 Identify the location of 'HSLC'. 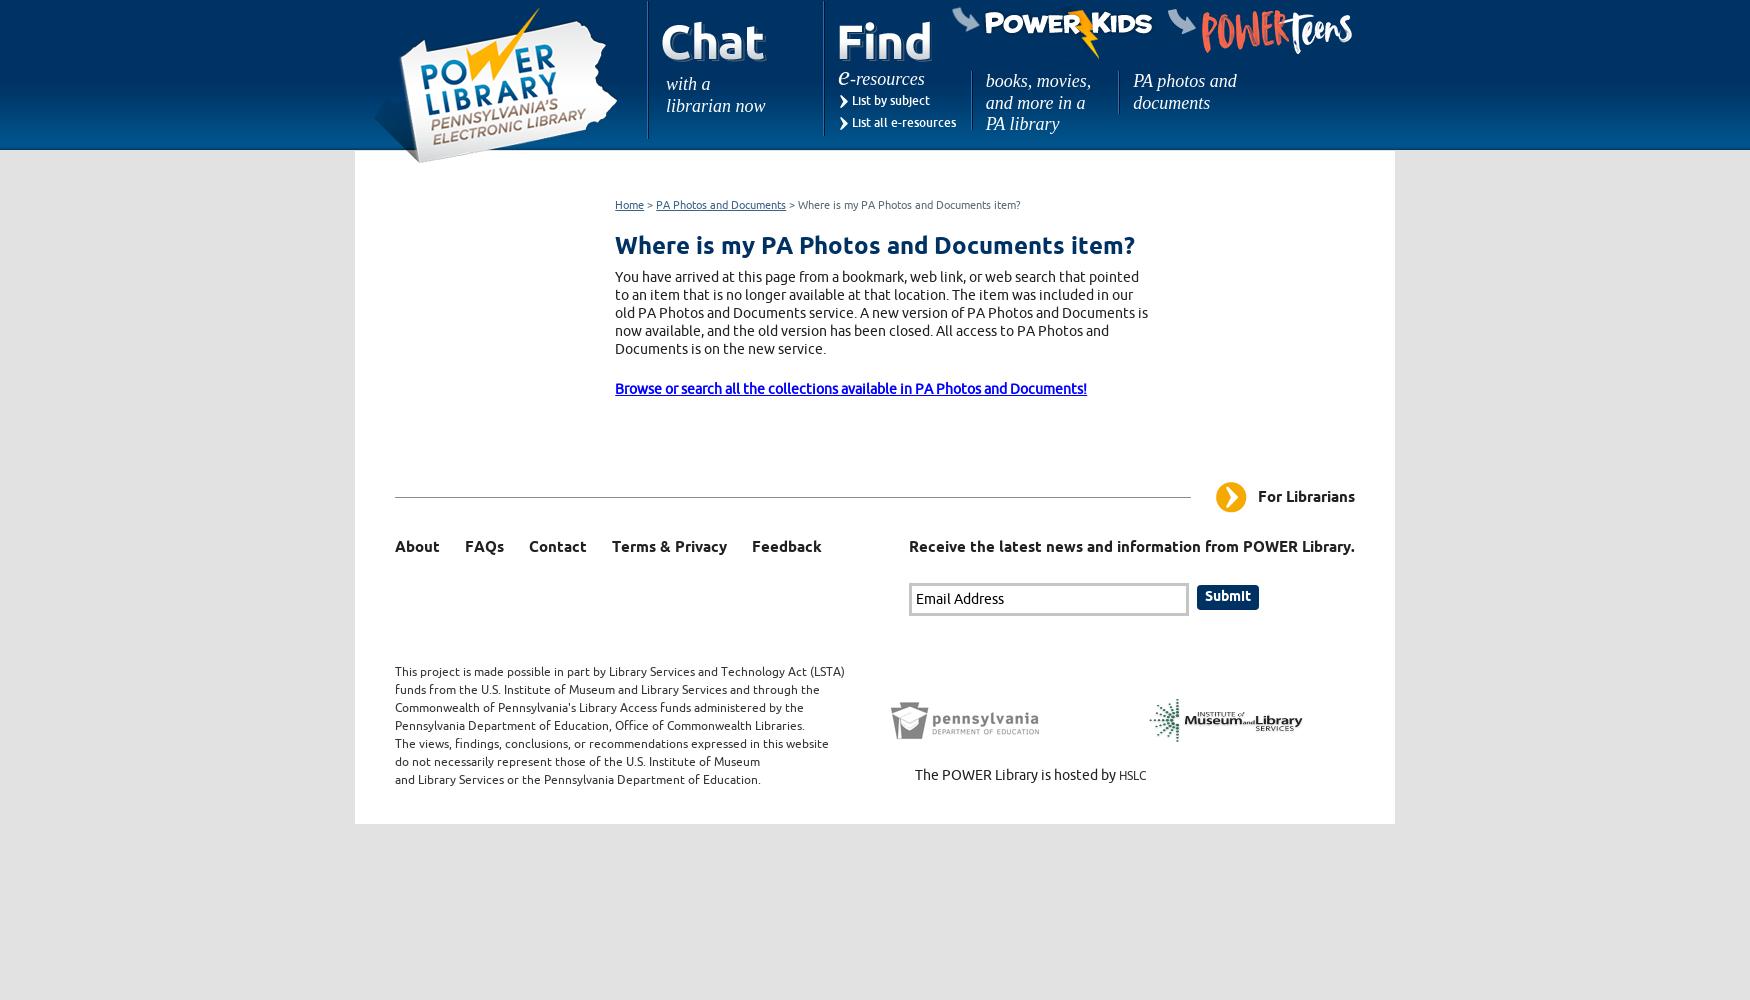
(1131, 775).